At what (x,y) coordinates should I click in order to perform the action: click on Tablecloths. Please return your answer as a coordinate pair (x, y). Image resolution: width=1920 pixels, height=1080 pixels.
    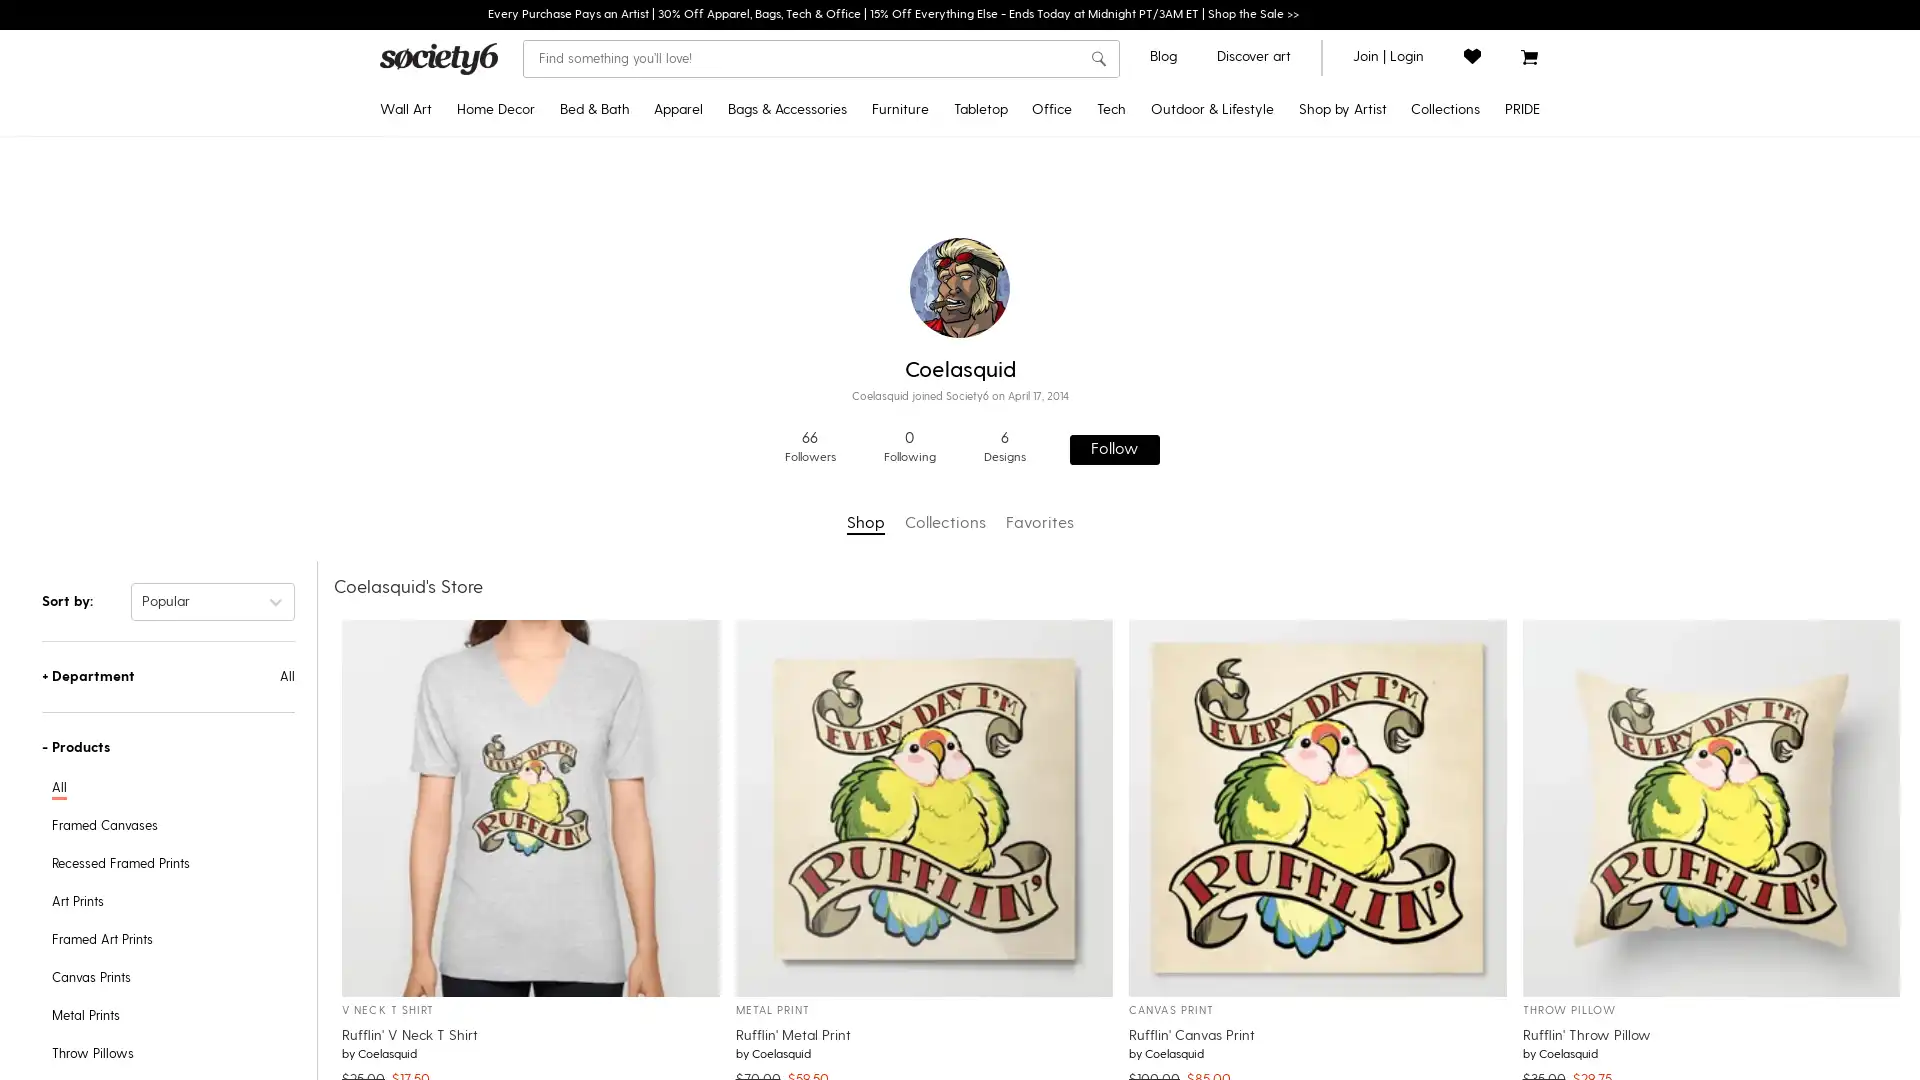
    Looking at the image, I should click on (1017, 224).